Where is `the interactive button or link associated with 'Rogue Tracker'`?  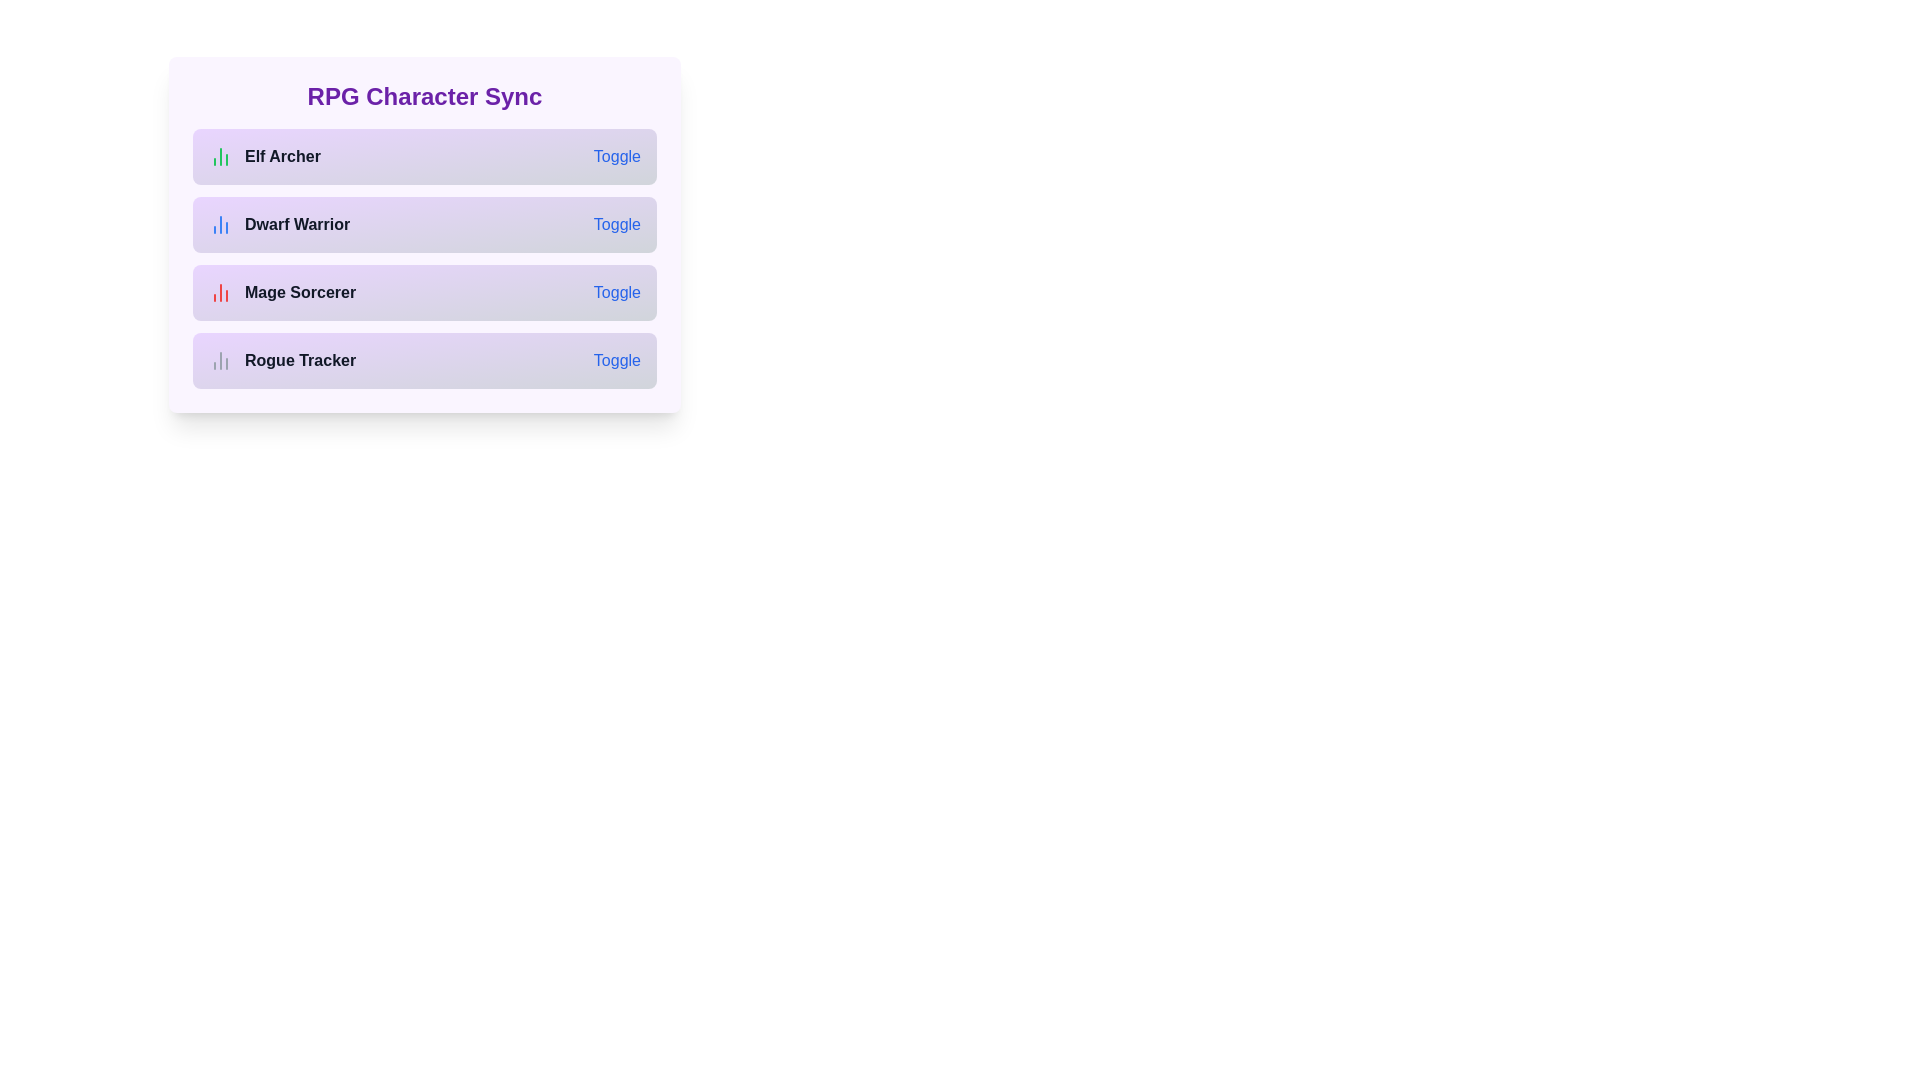 the interactive button or link associated with 'Rogue Tracker' is located at coordinates (616, 361).